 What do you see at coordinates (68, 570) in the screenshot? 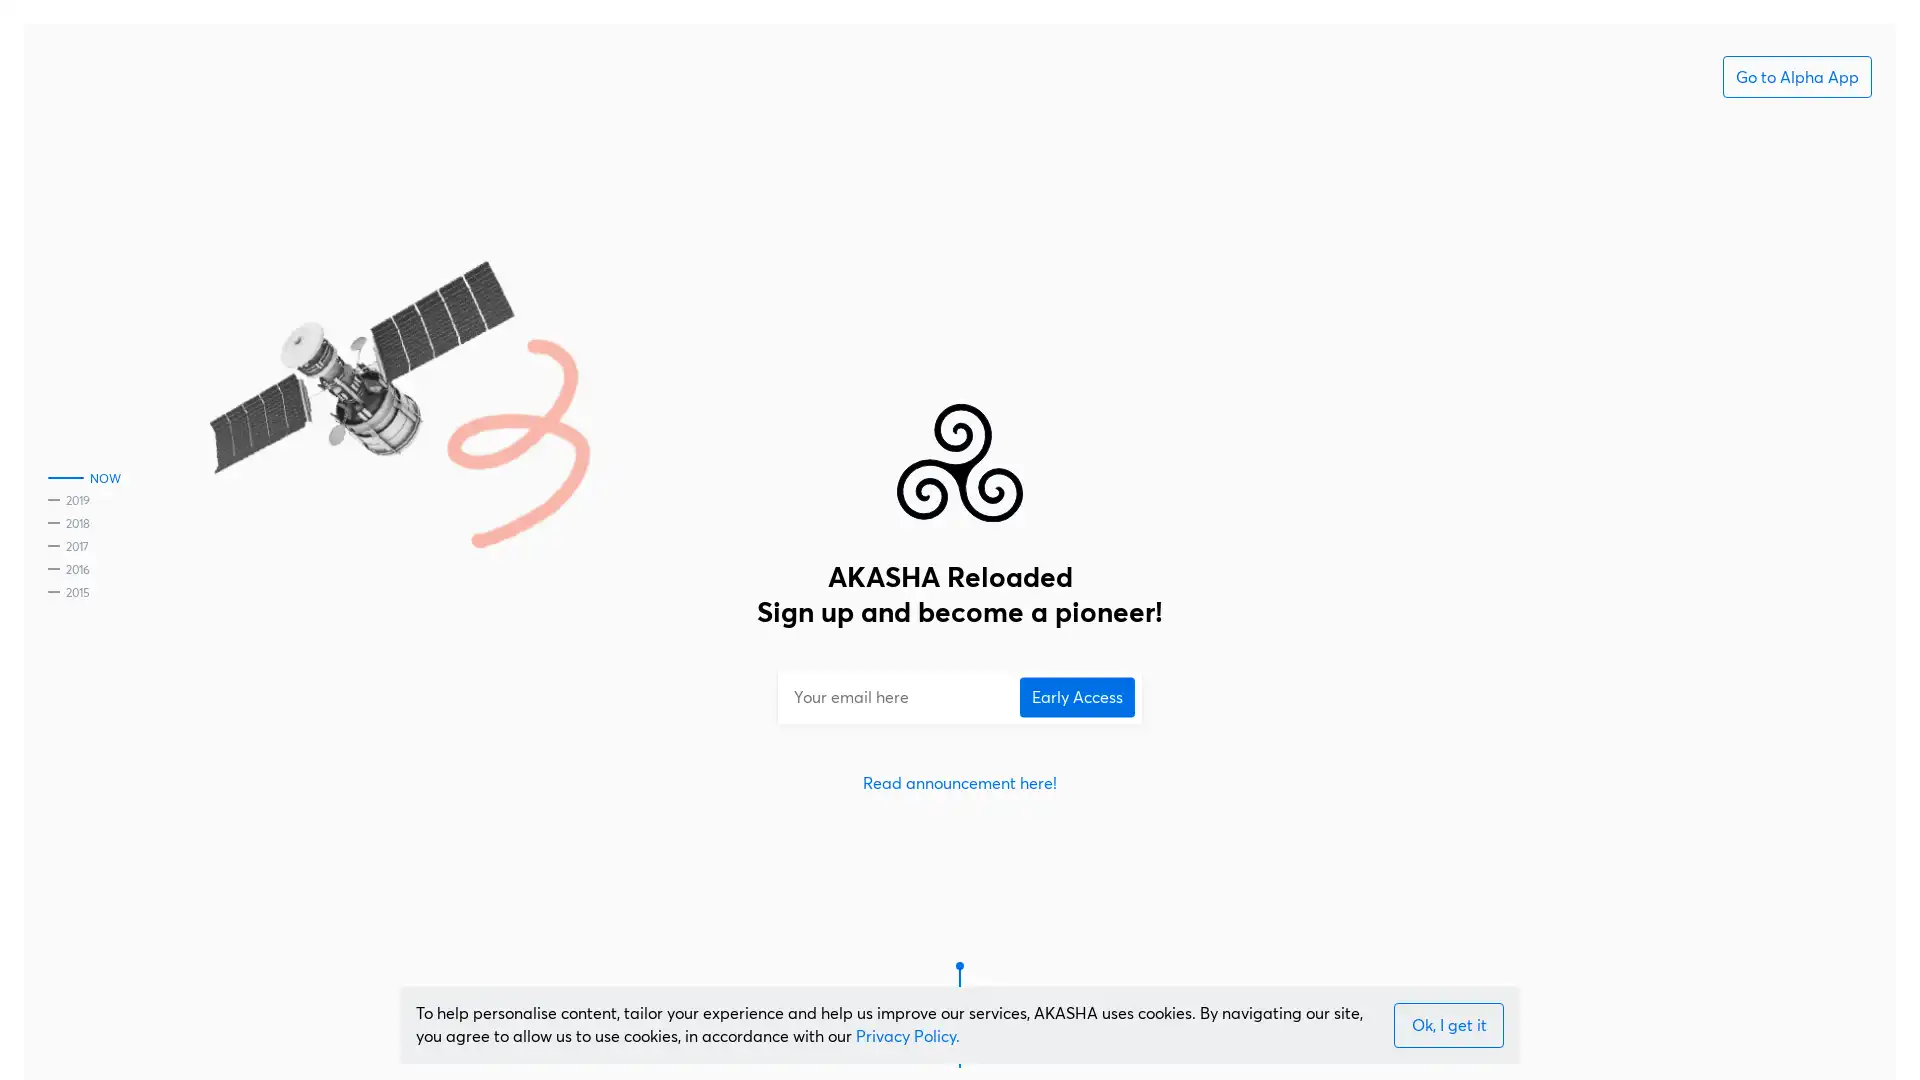
I see `2016` at bounding box center [68, 570].